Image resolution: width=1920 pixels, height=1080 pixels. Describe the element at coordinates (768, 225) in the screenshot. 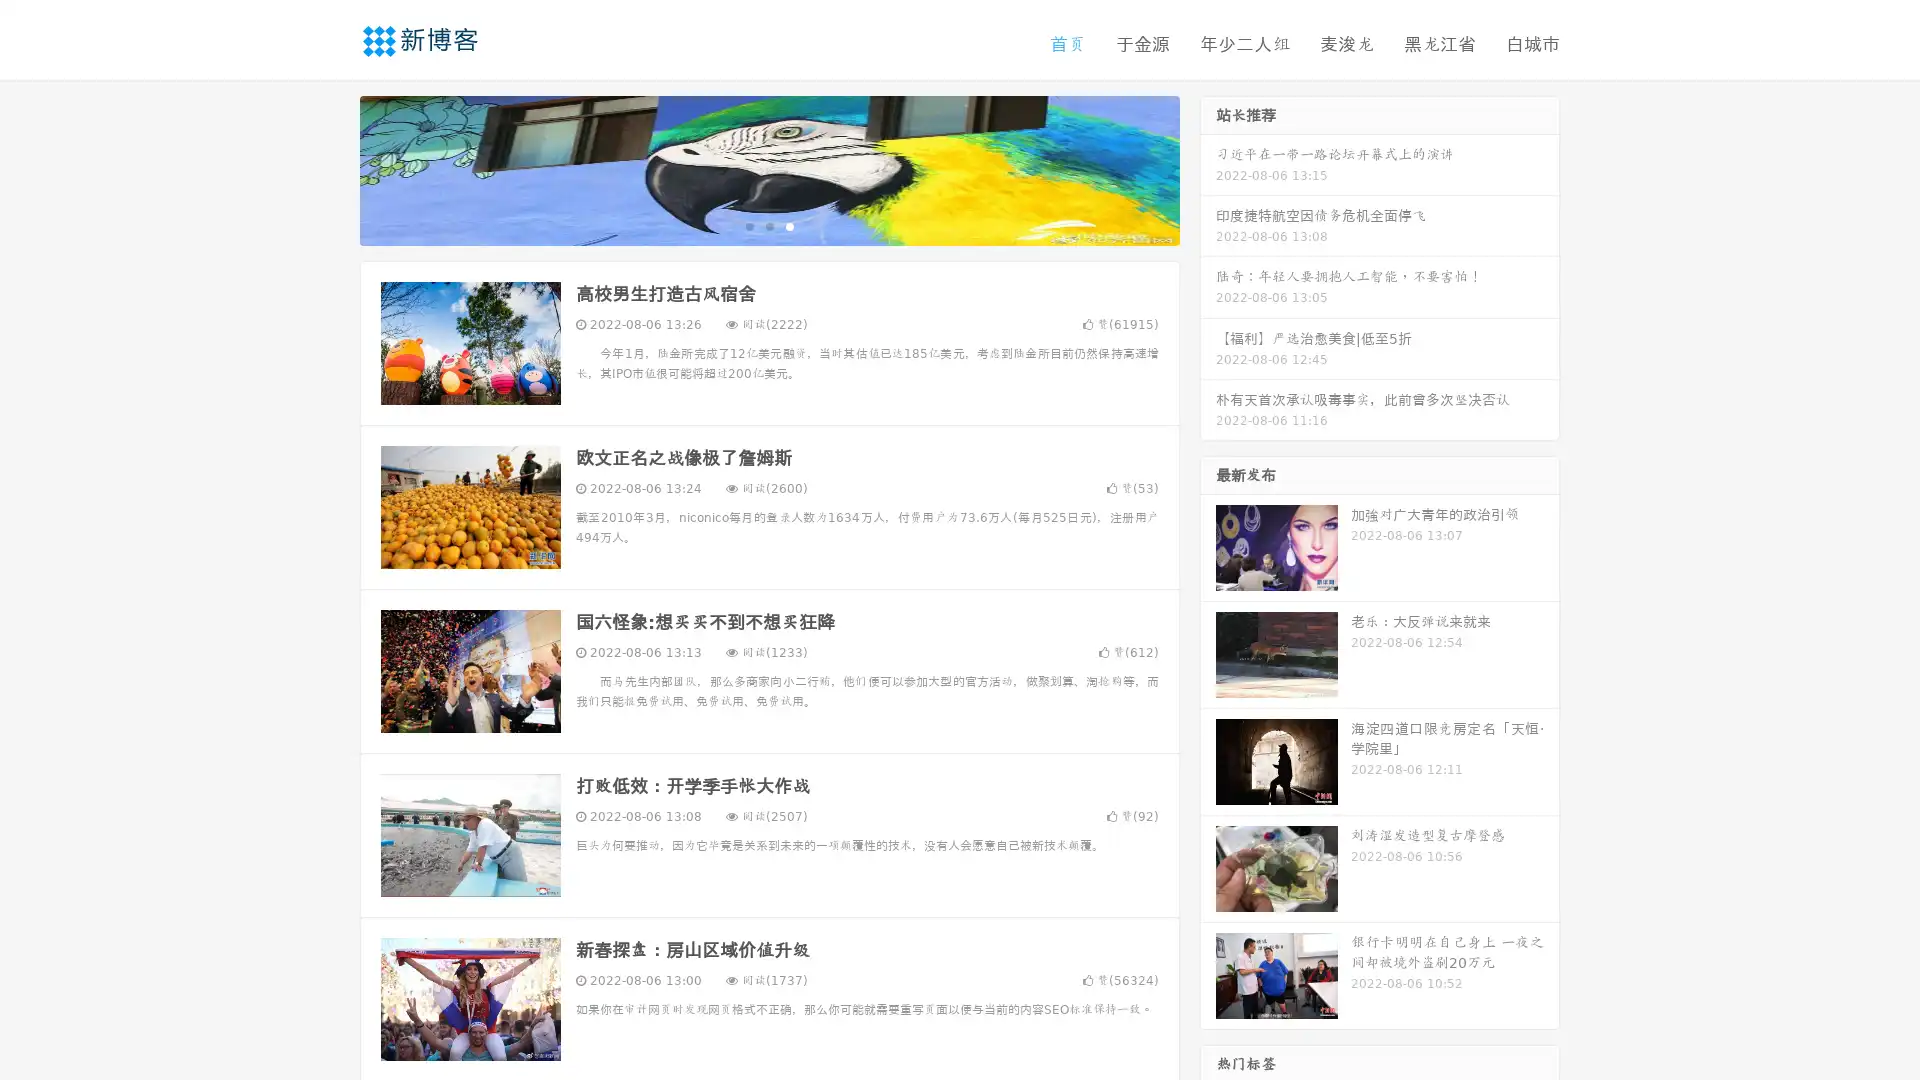

I see `Go to slide 2` at that location.